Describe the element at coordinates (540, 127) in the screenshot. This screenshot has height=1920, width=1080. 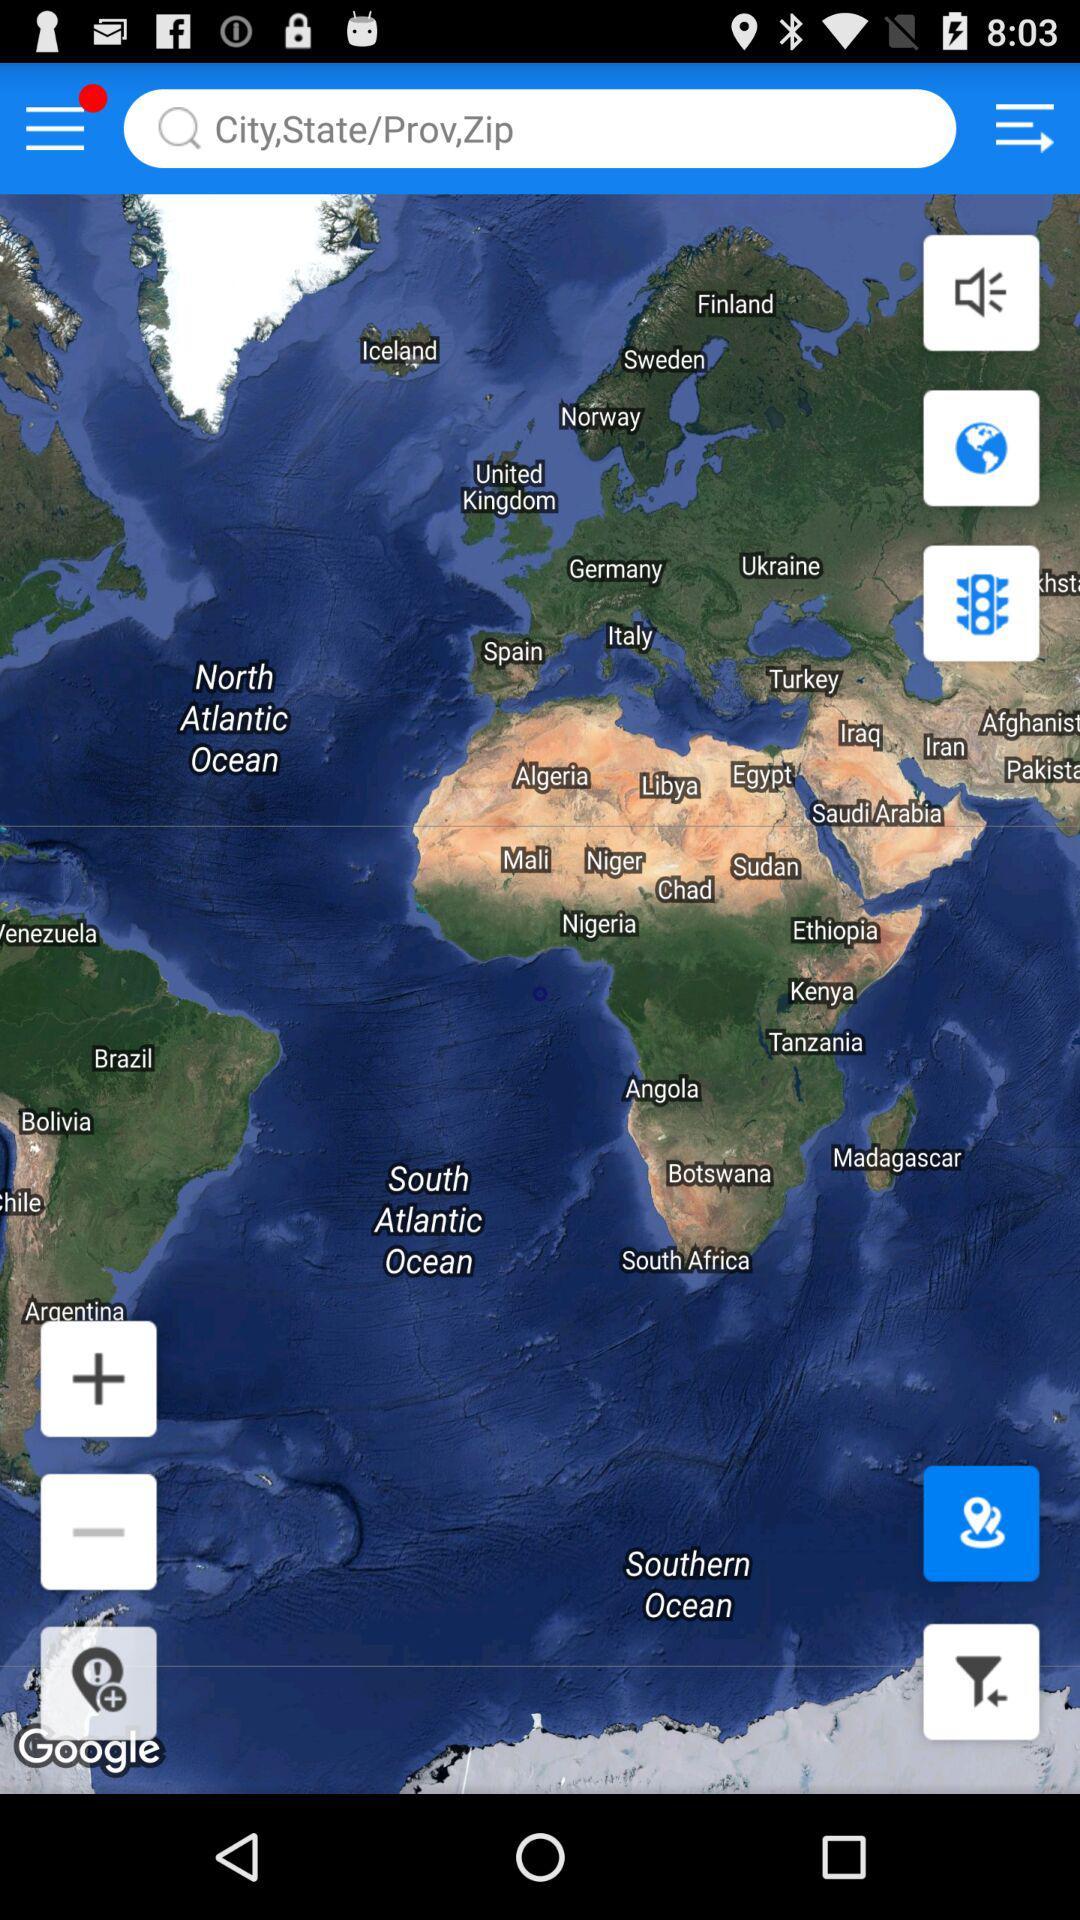
I see `icon at the top` at that location.